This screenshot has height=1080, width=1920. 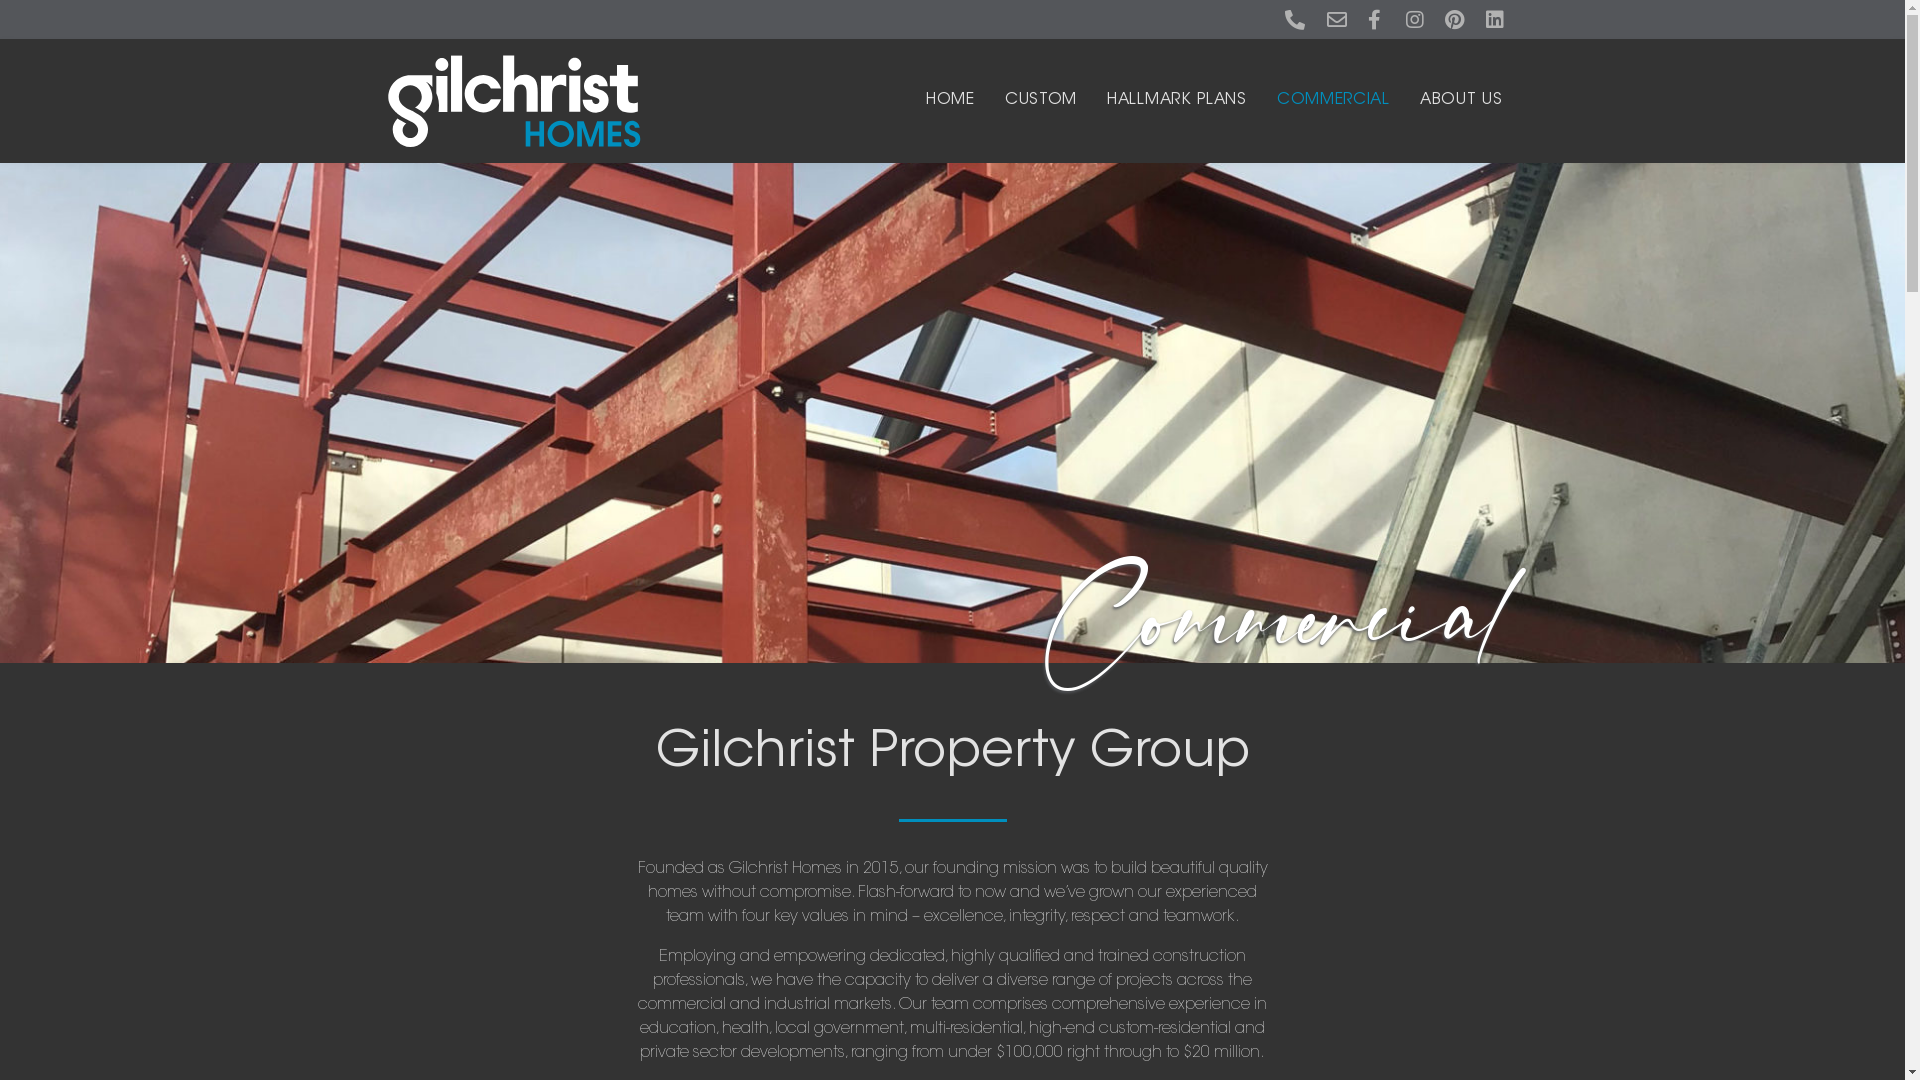 What do you see at coordinates (1004, 100) in the screenshot?
I see `'CUSTOM'` at bounding box center [1004, 100].